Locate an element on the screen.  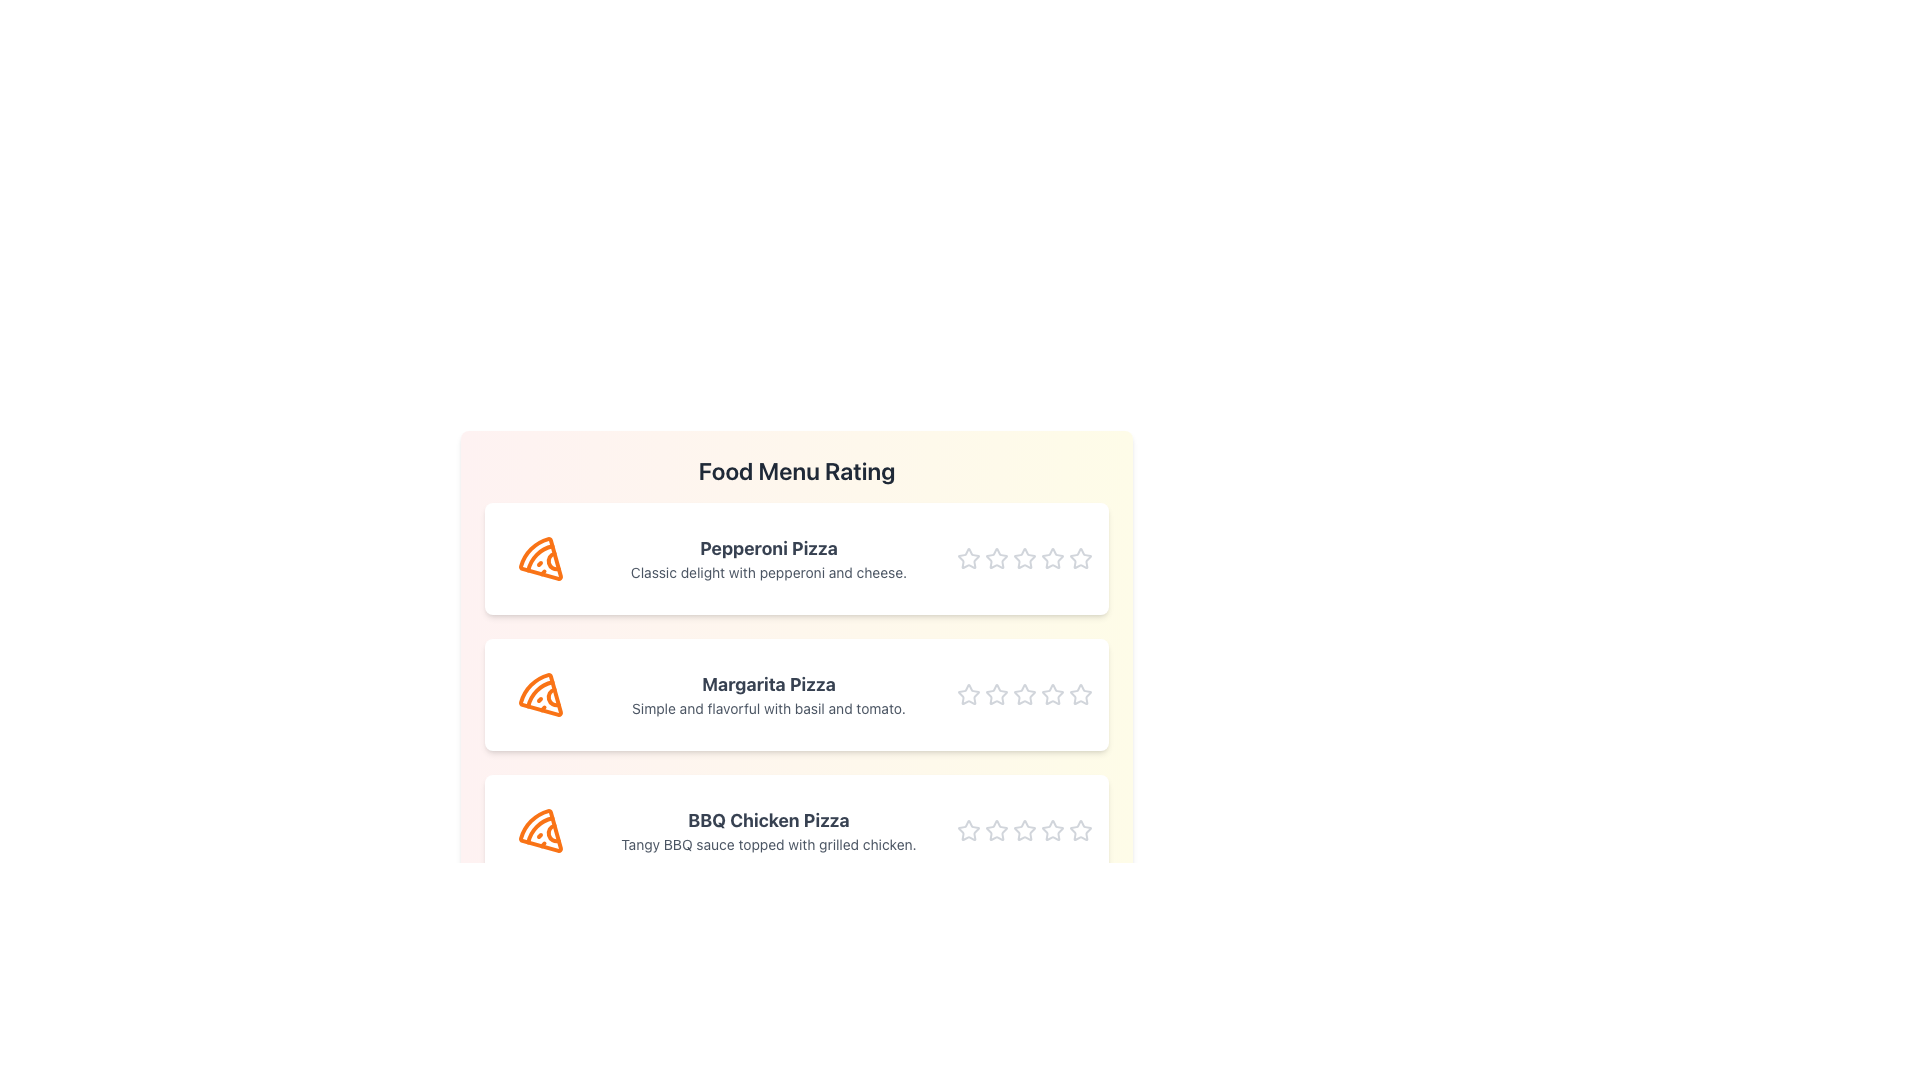
keyboard navigation is located at coordinates (1079, 693).